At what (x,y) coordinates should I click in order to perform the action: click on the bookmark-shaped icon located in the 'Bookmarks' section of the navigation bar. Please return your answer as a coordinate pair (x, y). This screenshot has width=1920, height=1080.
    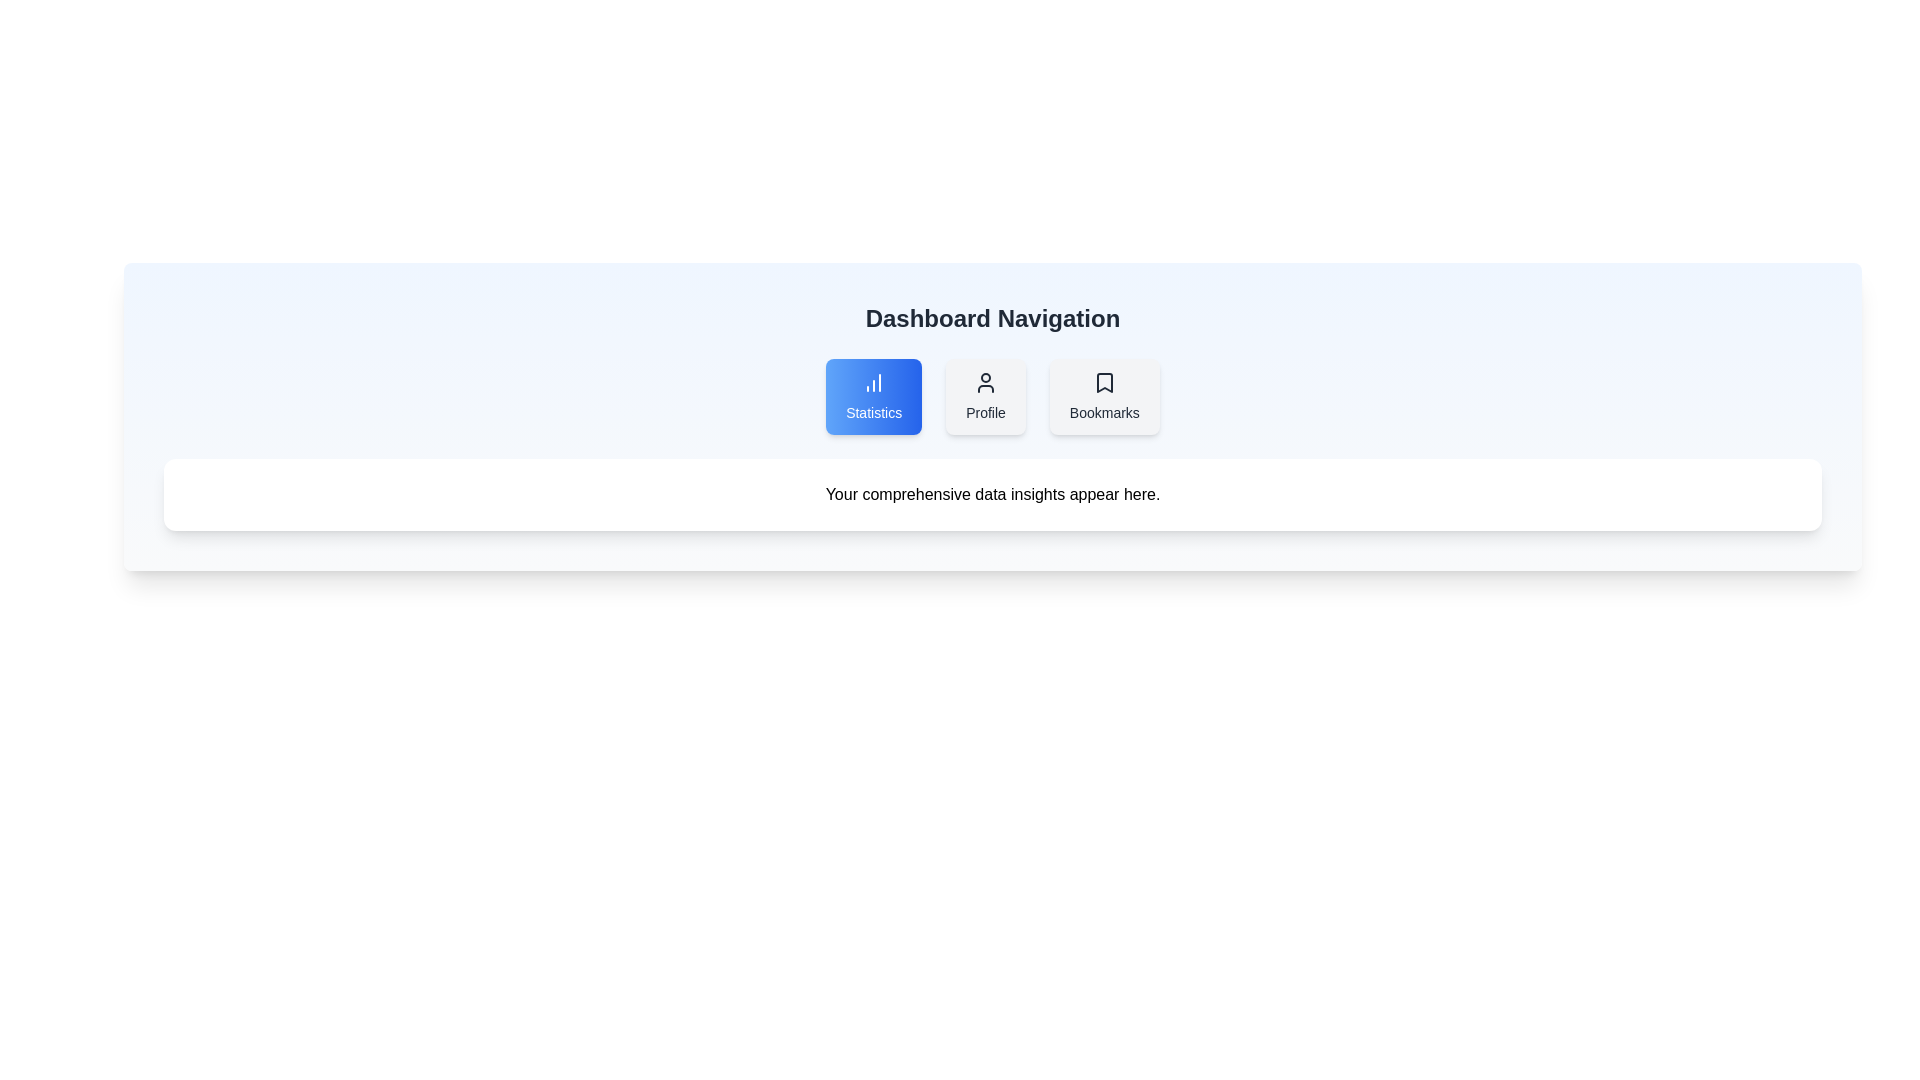
    Looking at the image, I should click on (1103, 382).